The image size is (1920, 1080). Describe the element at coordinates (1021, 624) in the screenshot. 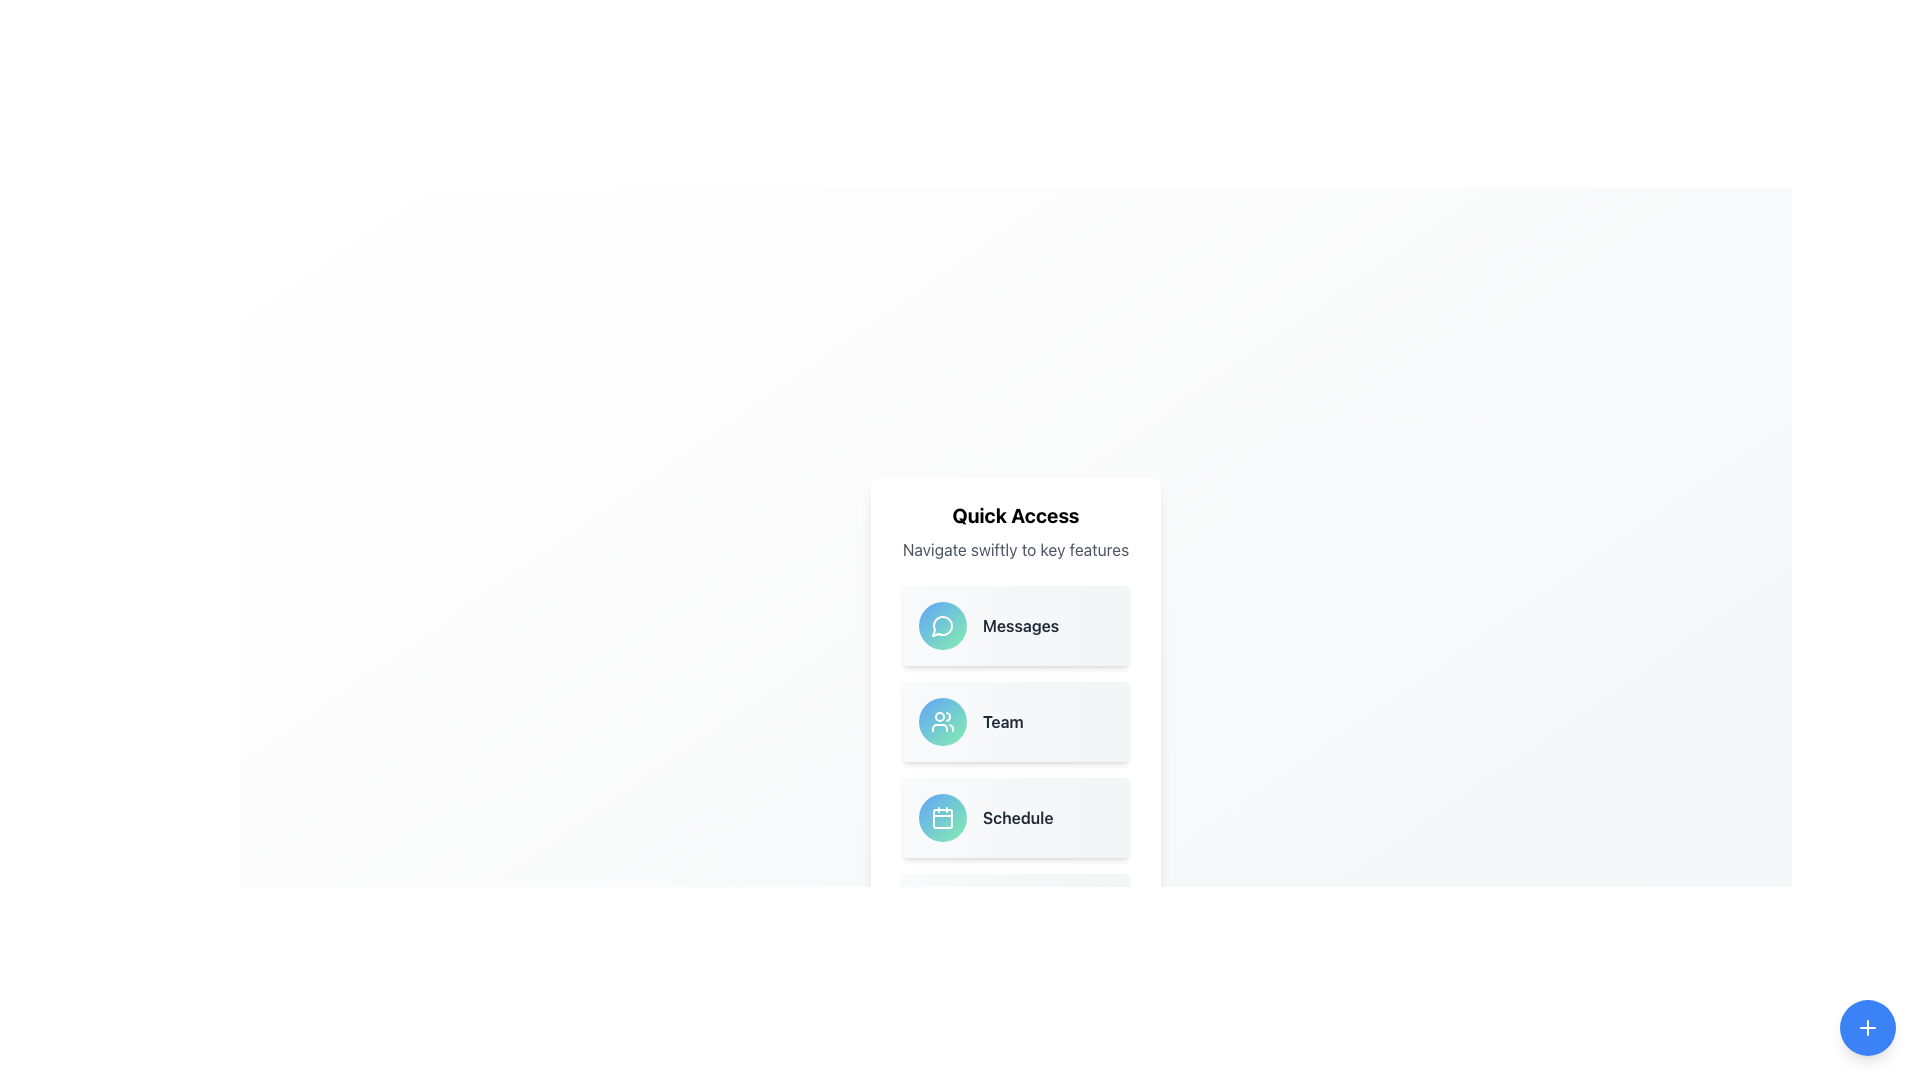

I see `the 'Messages' text label, which is displayed in bold dark gray font within a rectangular card in the 'Quick Access' section, located to the right of a circular gradient icon` at that location.